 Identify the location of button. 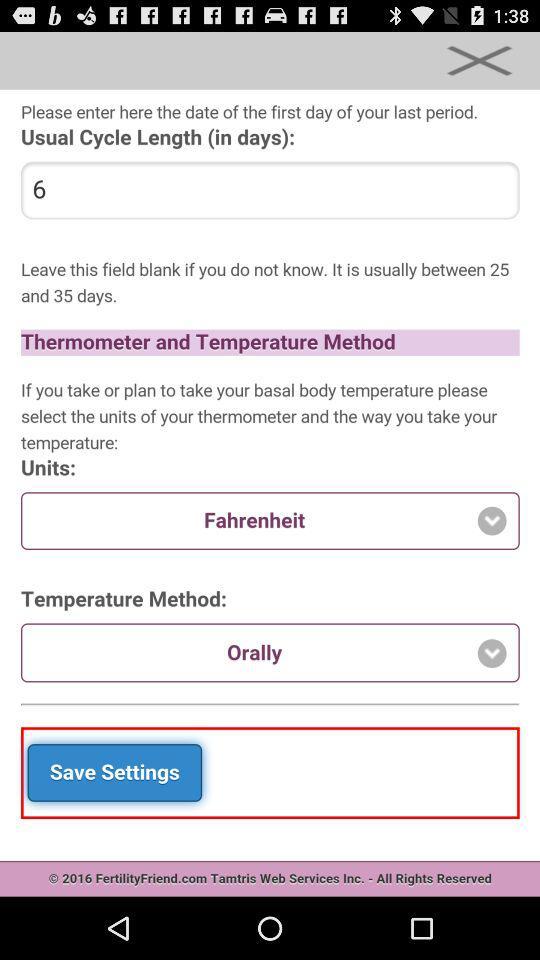
(478, 59).